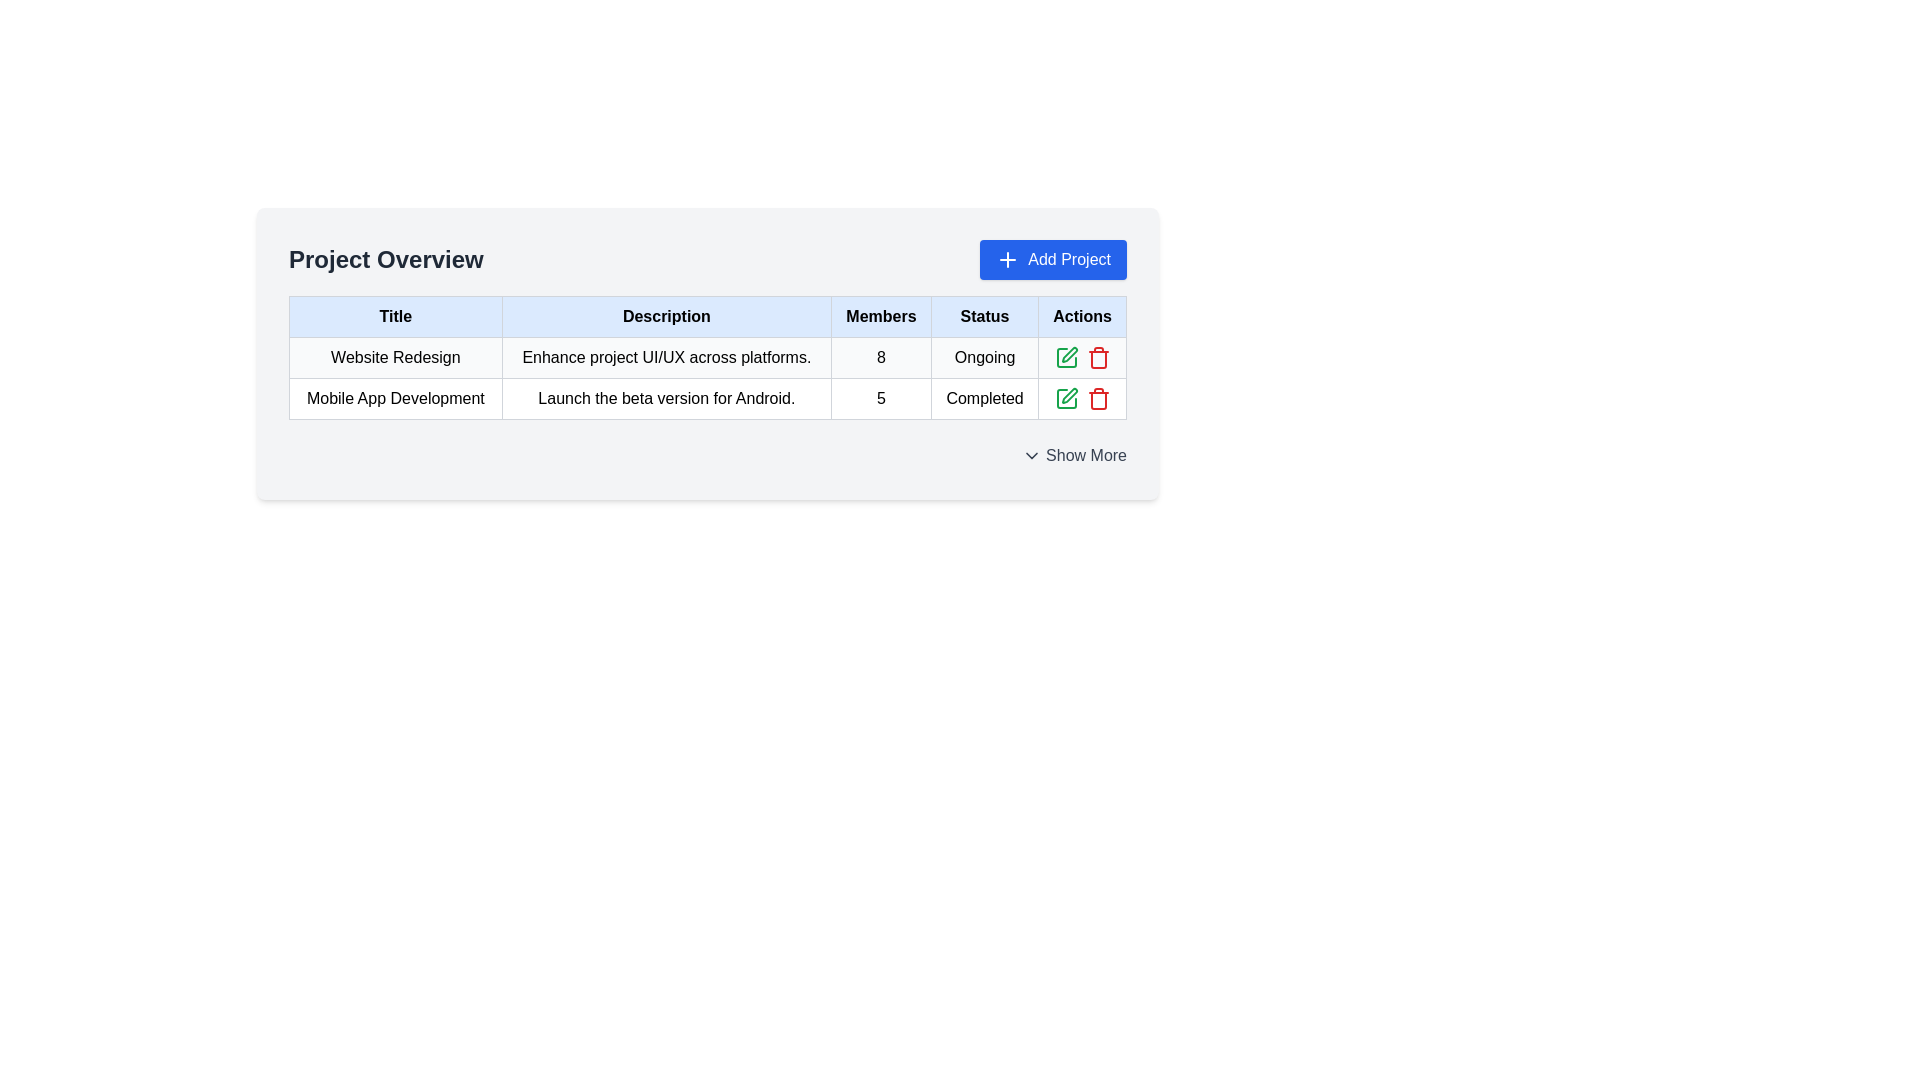 The height and width of the screenshot is (1080, 1920). What do you see at coordinates (985, 398) in the screenshot?
I see `the status label indicating 'Mobile App Development' as completed, located in the fourth cell of the 'Status' column` at bounding box center [985, 398].